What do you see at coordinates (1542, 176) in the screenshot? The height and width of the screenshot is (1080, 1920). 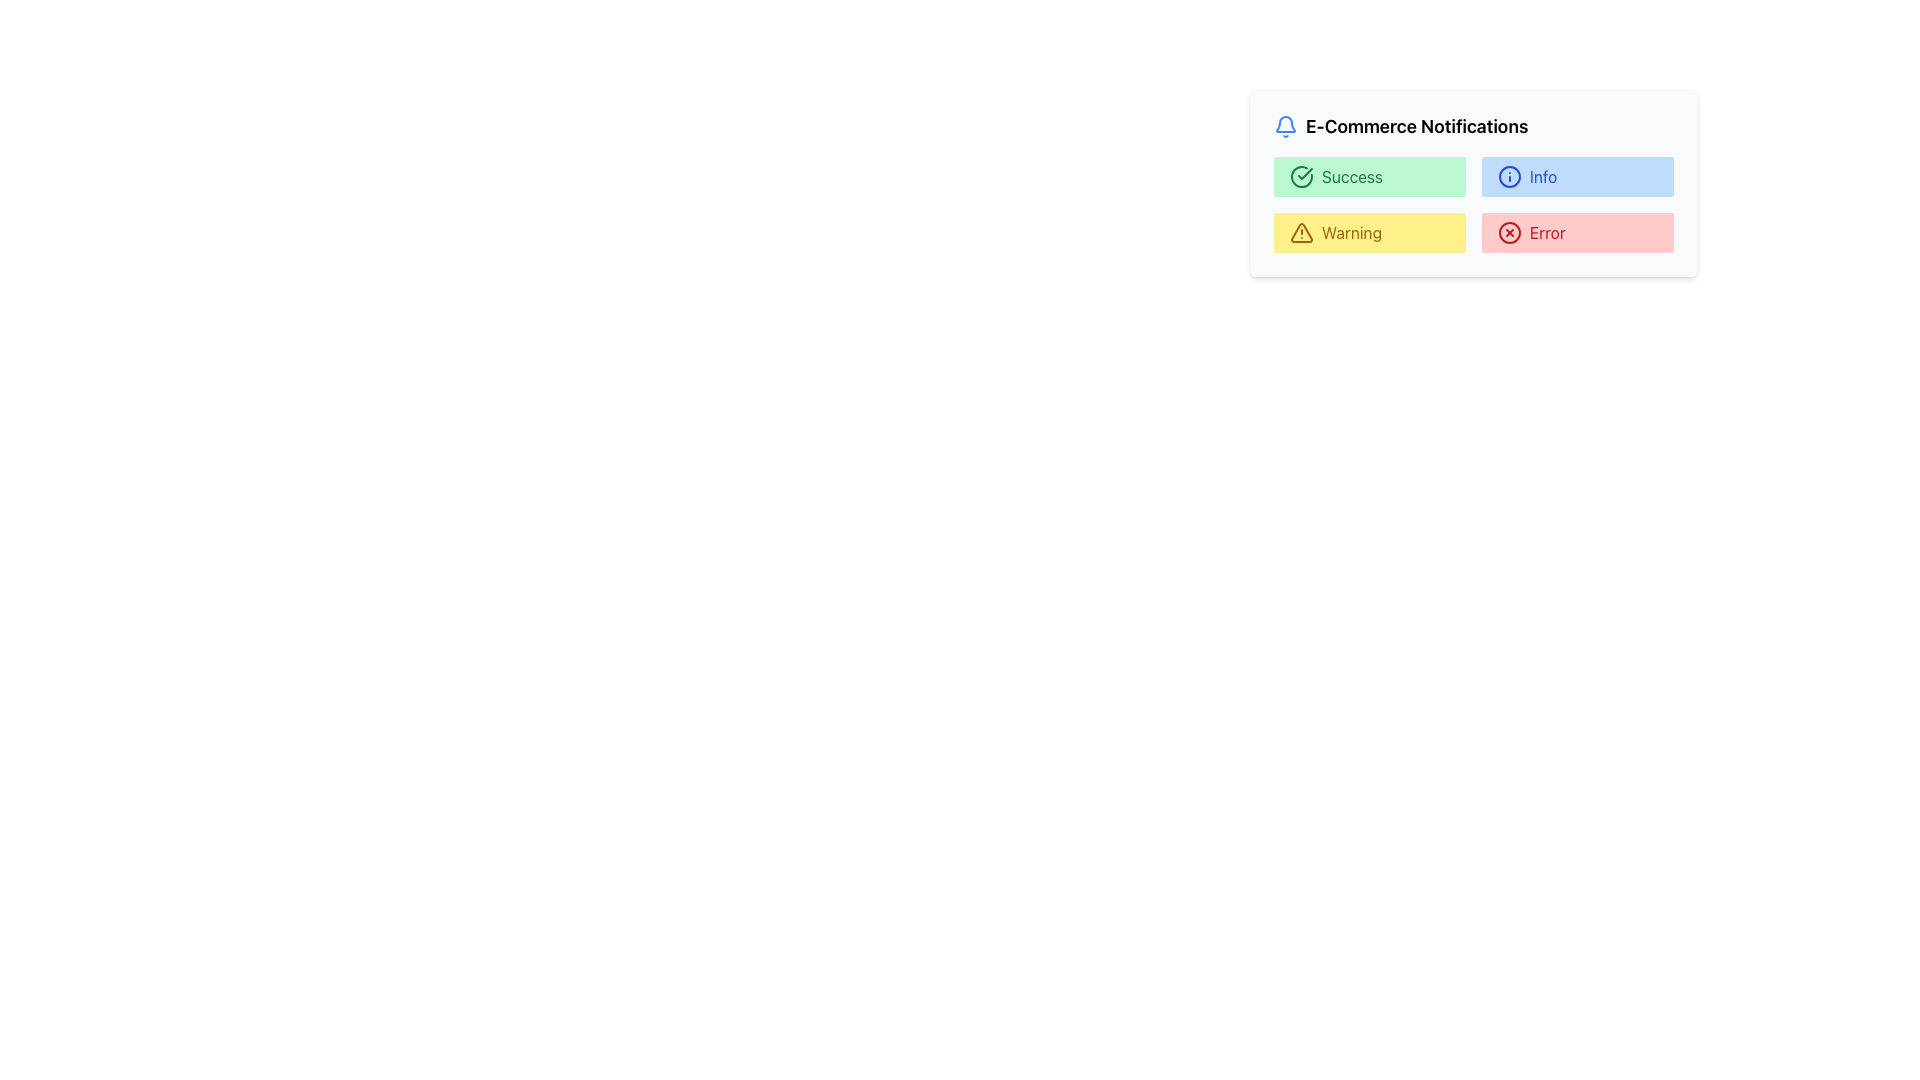 I see `the 'Info' notification button label, which provides further details when interacted with` at bounding box center [1542, 176].